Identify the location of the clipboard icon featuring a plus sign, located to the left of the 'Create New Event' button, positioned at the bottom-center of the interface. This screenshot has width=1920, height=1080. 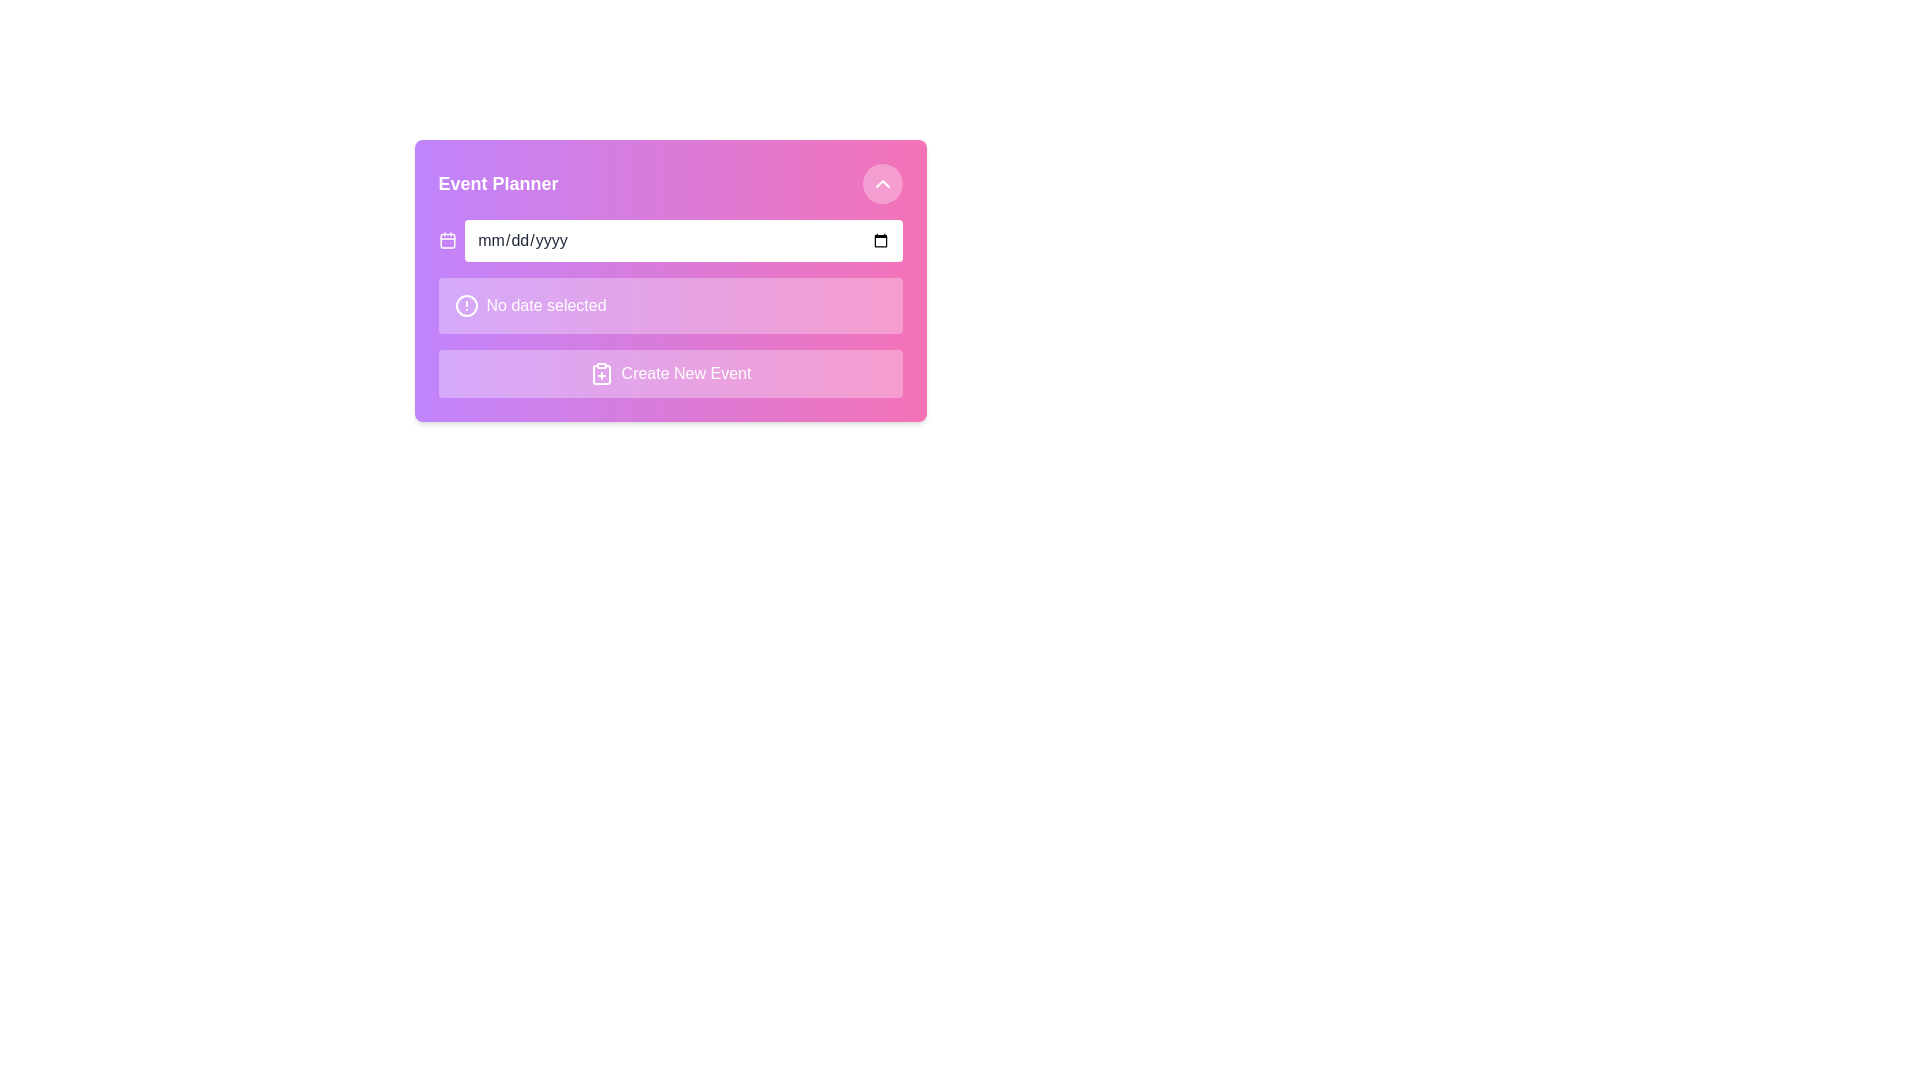
(600, 374).